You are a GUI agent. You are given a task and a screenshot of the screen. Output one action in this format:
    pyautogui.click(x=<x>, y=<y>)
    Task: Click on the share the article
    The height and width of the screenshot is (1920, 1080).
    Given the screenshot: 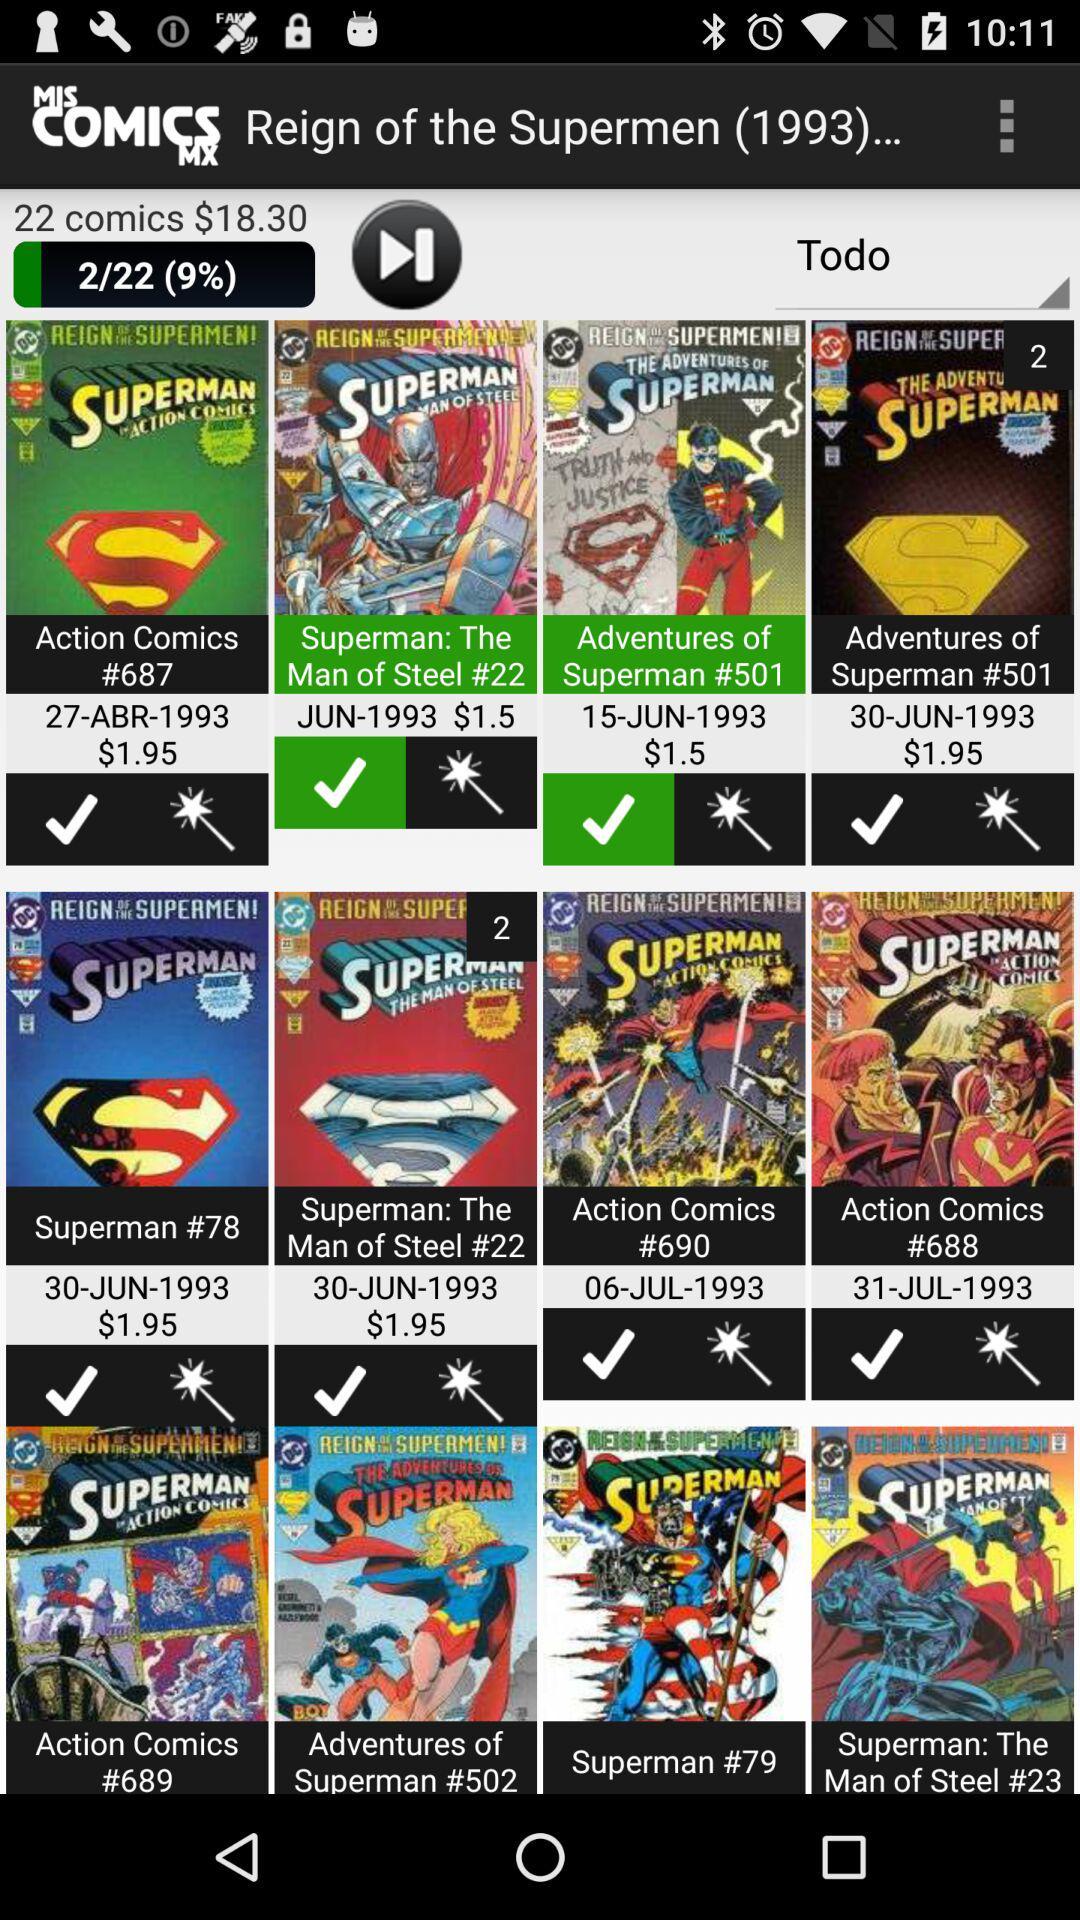 What is the action you would take?
    pyautogui.click(x=942, y=1090)
    